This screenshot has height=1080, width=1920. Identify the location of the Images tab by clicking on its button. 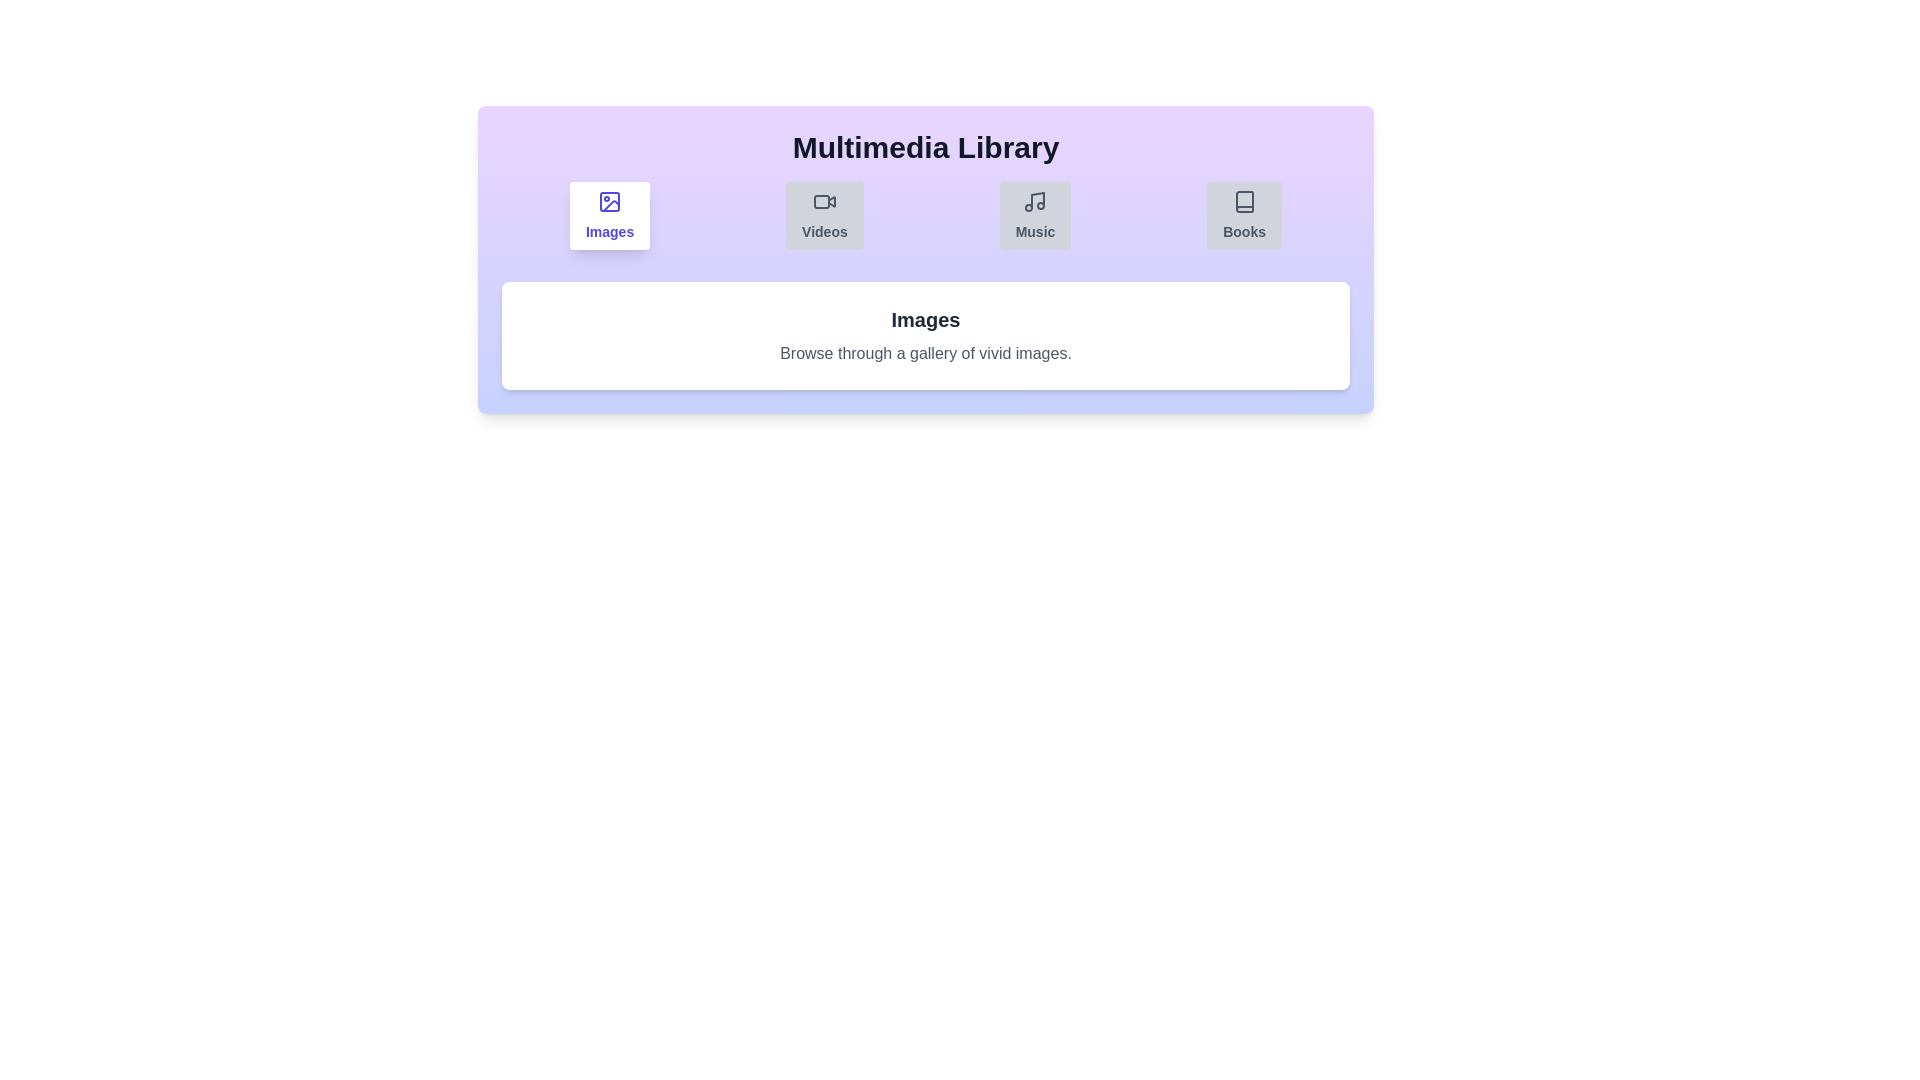
(608, 216).